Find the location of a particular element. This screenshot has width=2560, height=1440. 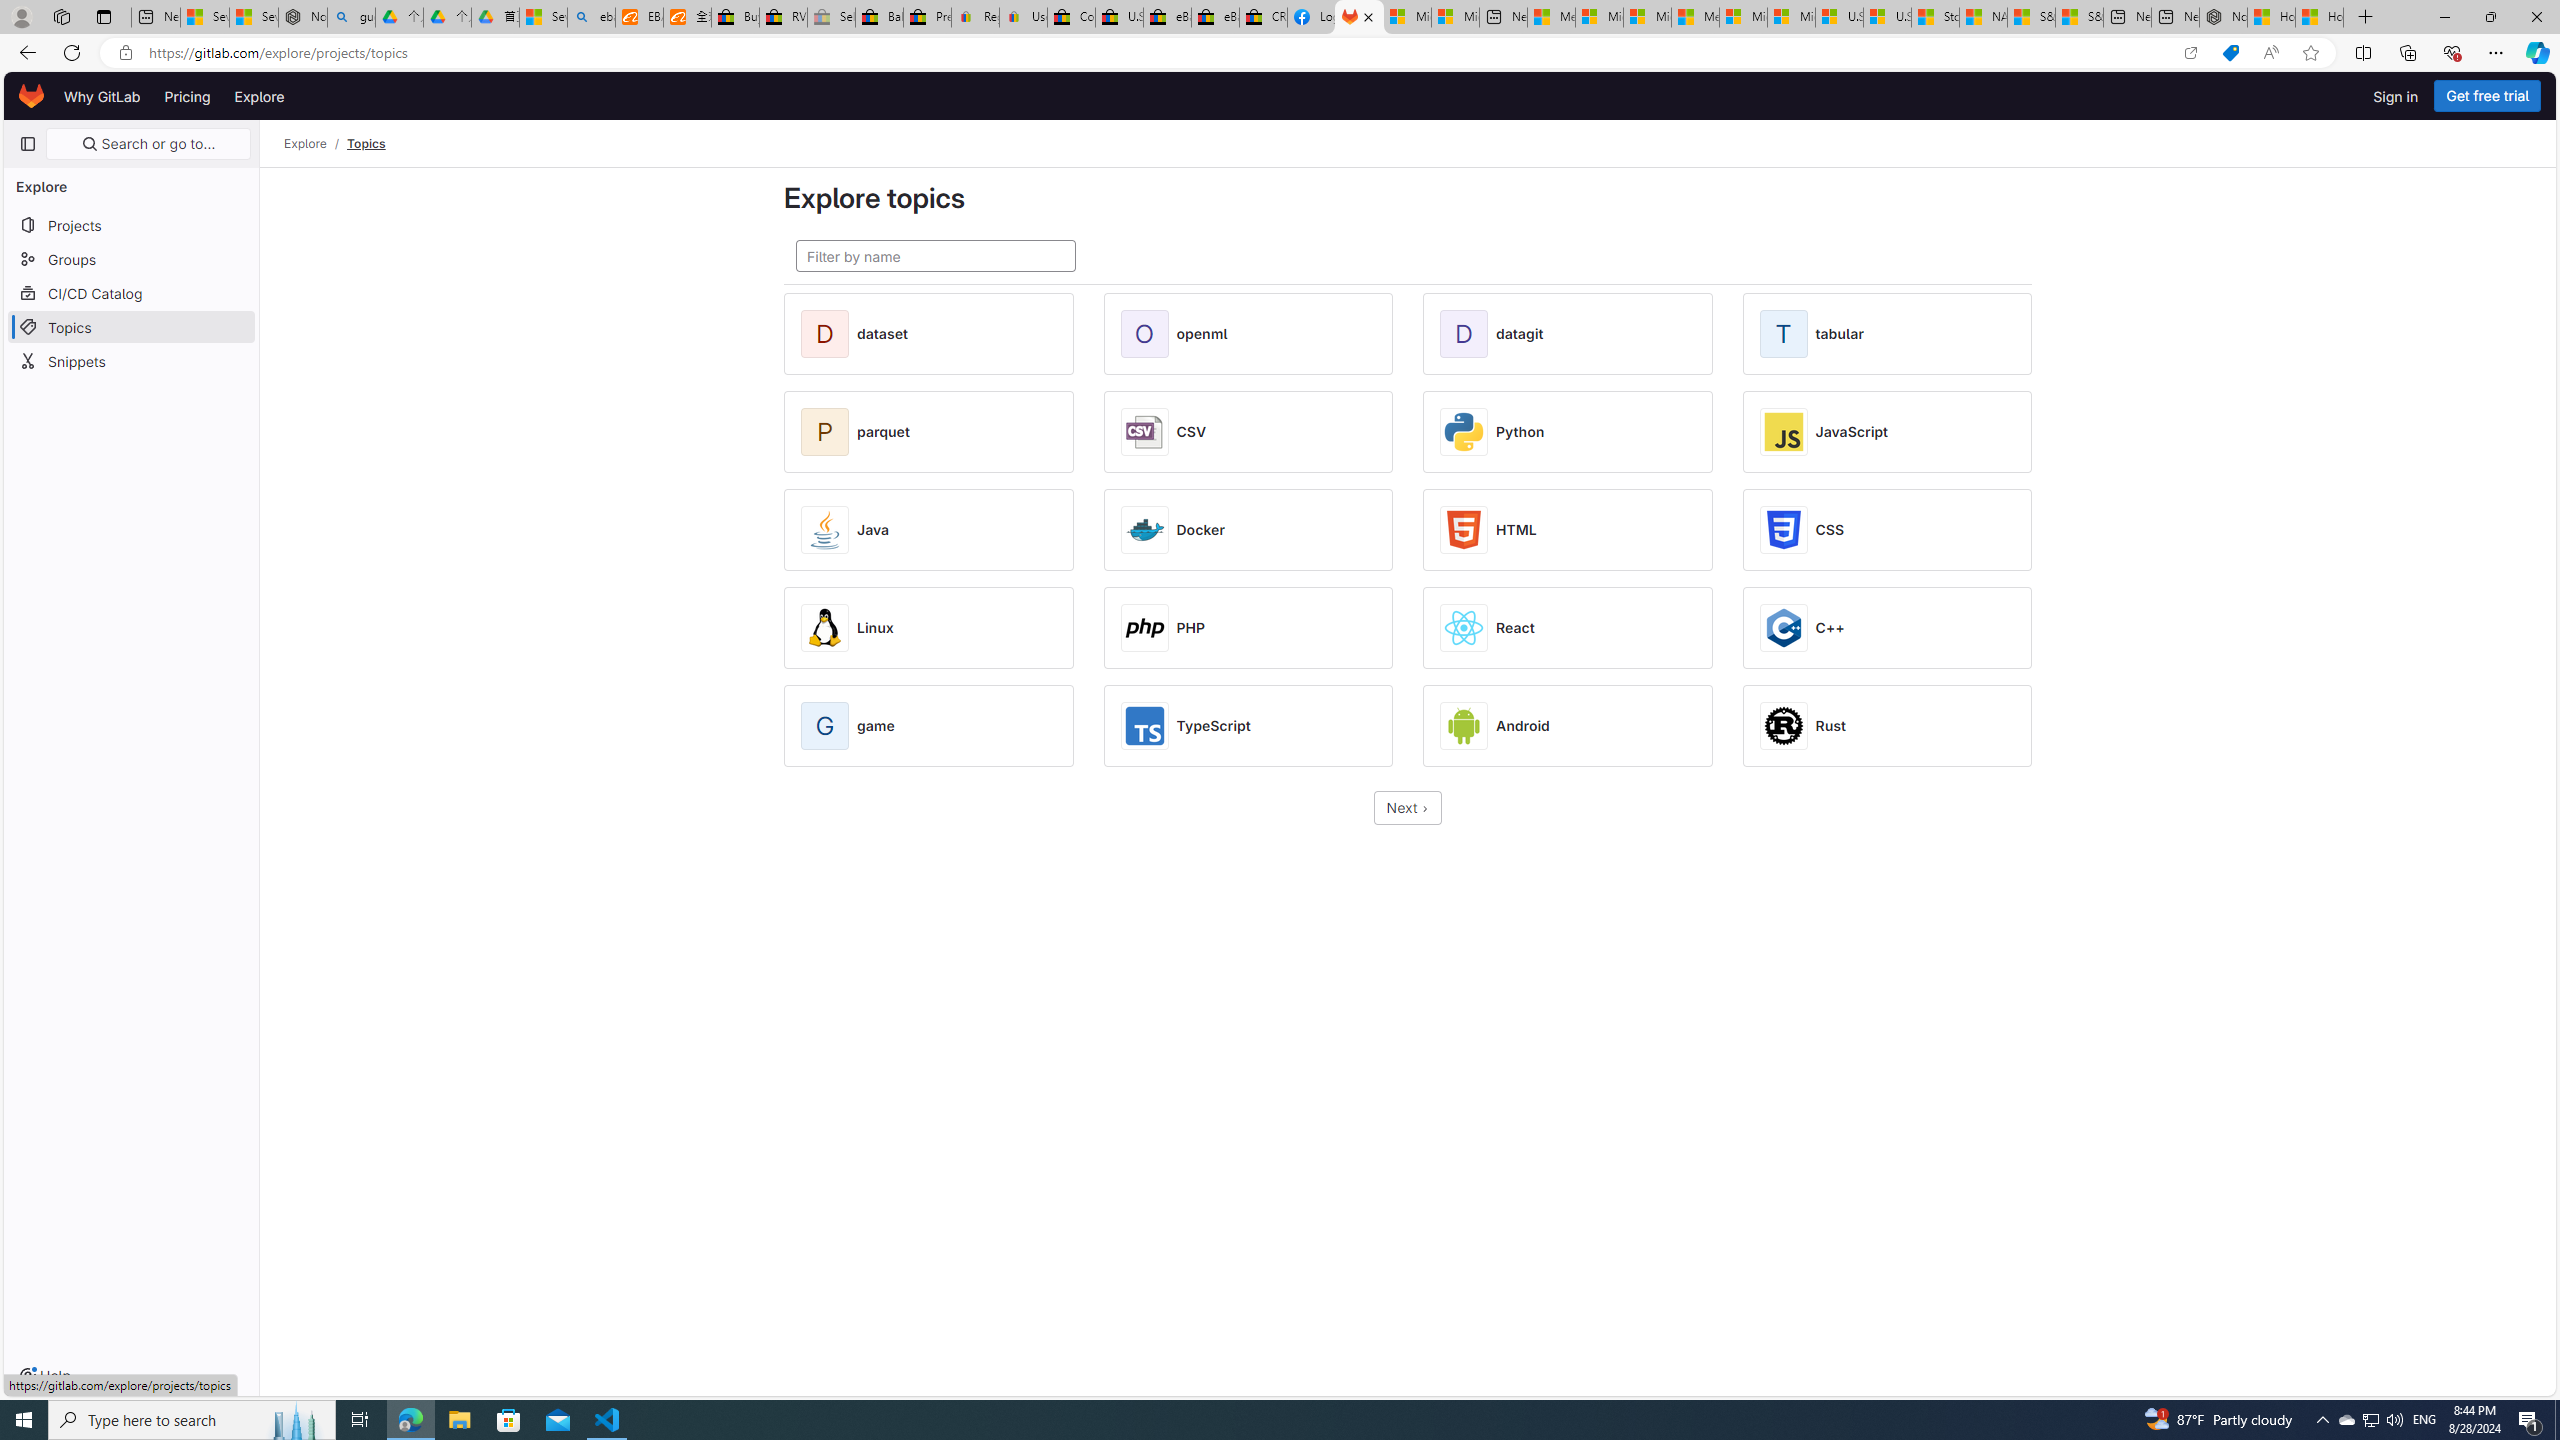

'Press Room - eBay Inc.' is located at coordinates (928, 16).